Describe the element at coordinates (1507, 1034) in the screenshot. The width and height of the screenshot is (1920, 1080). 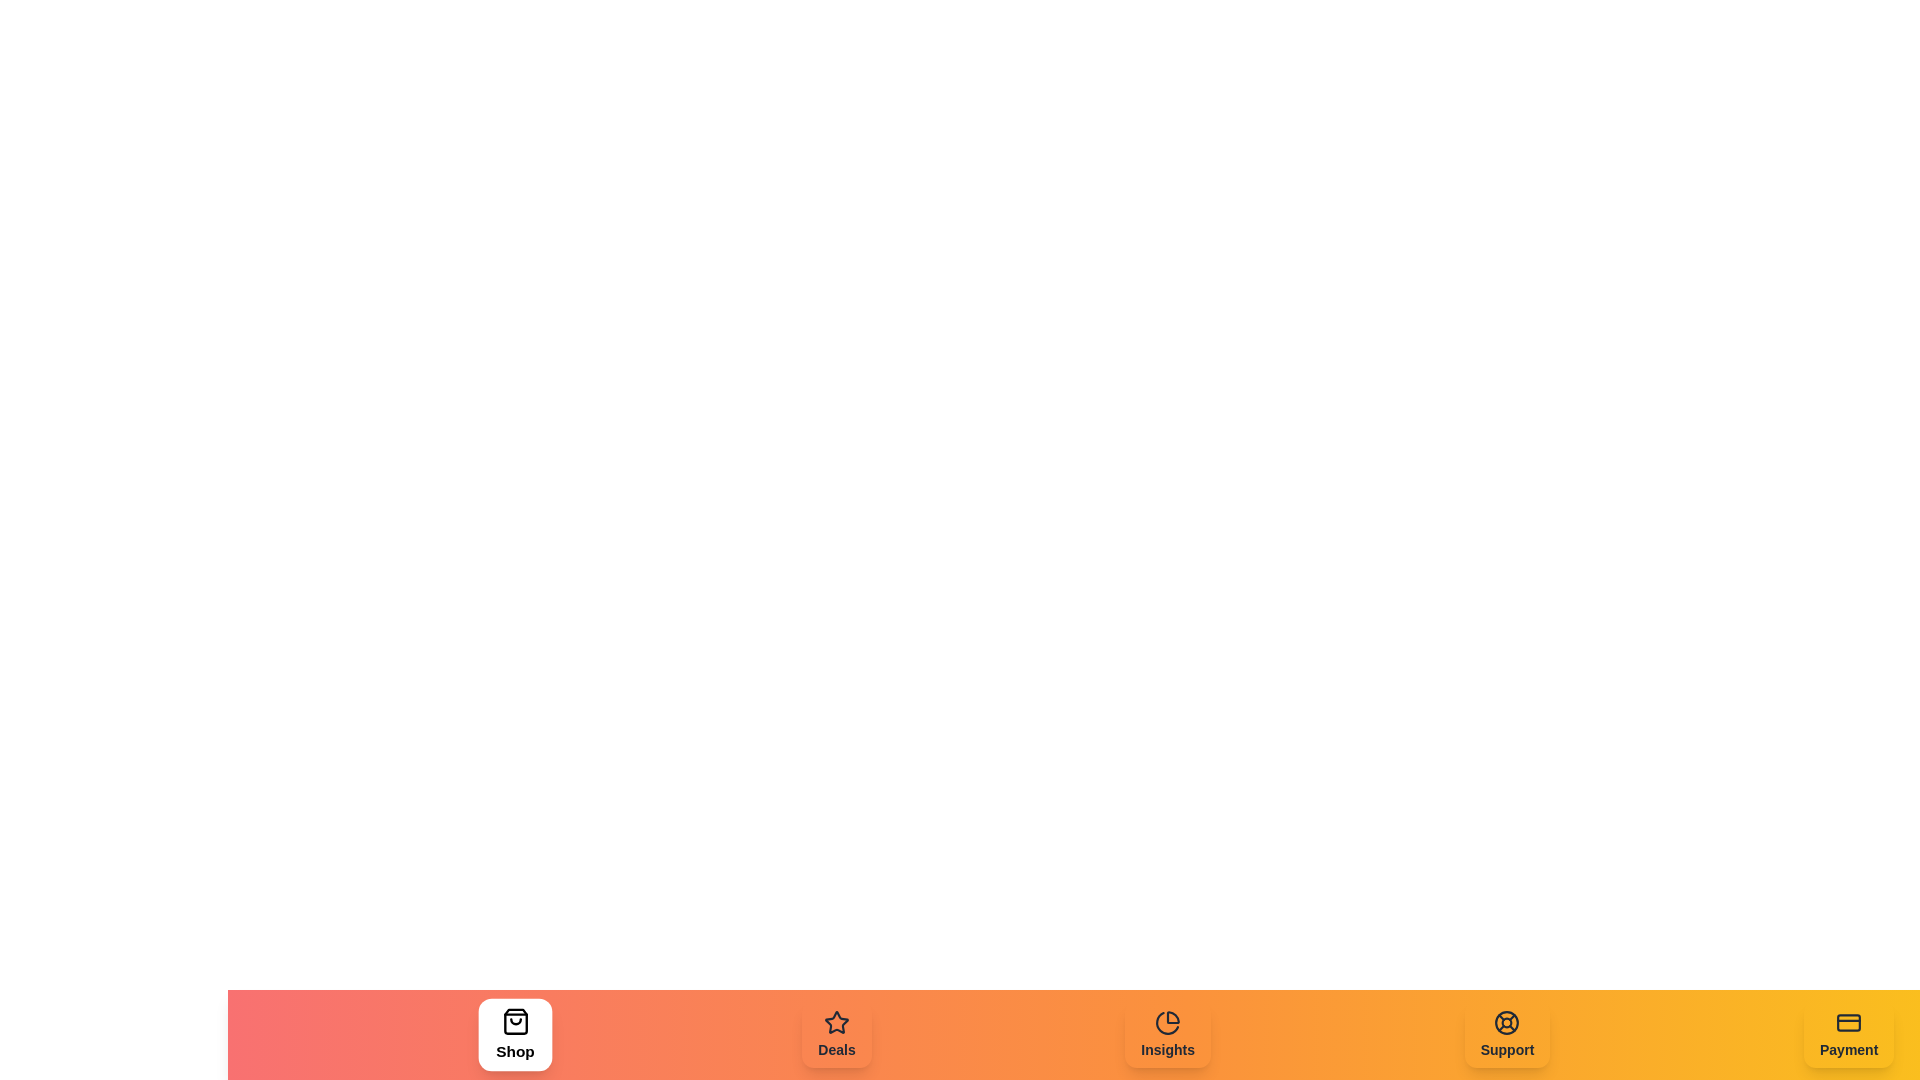
I see `the Support element in the navigation bar` at that location.